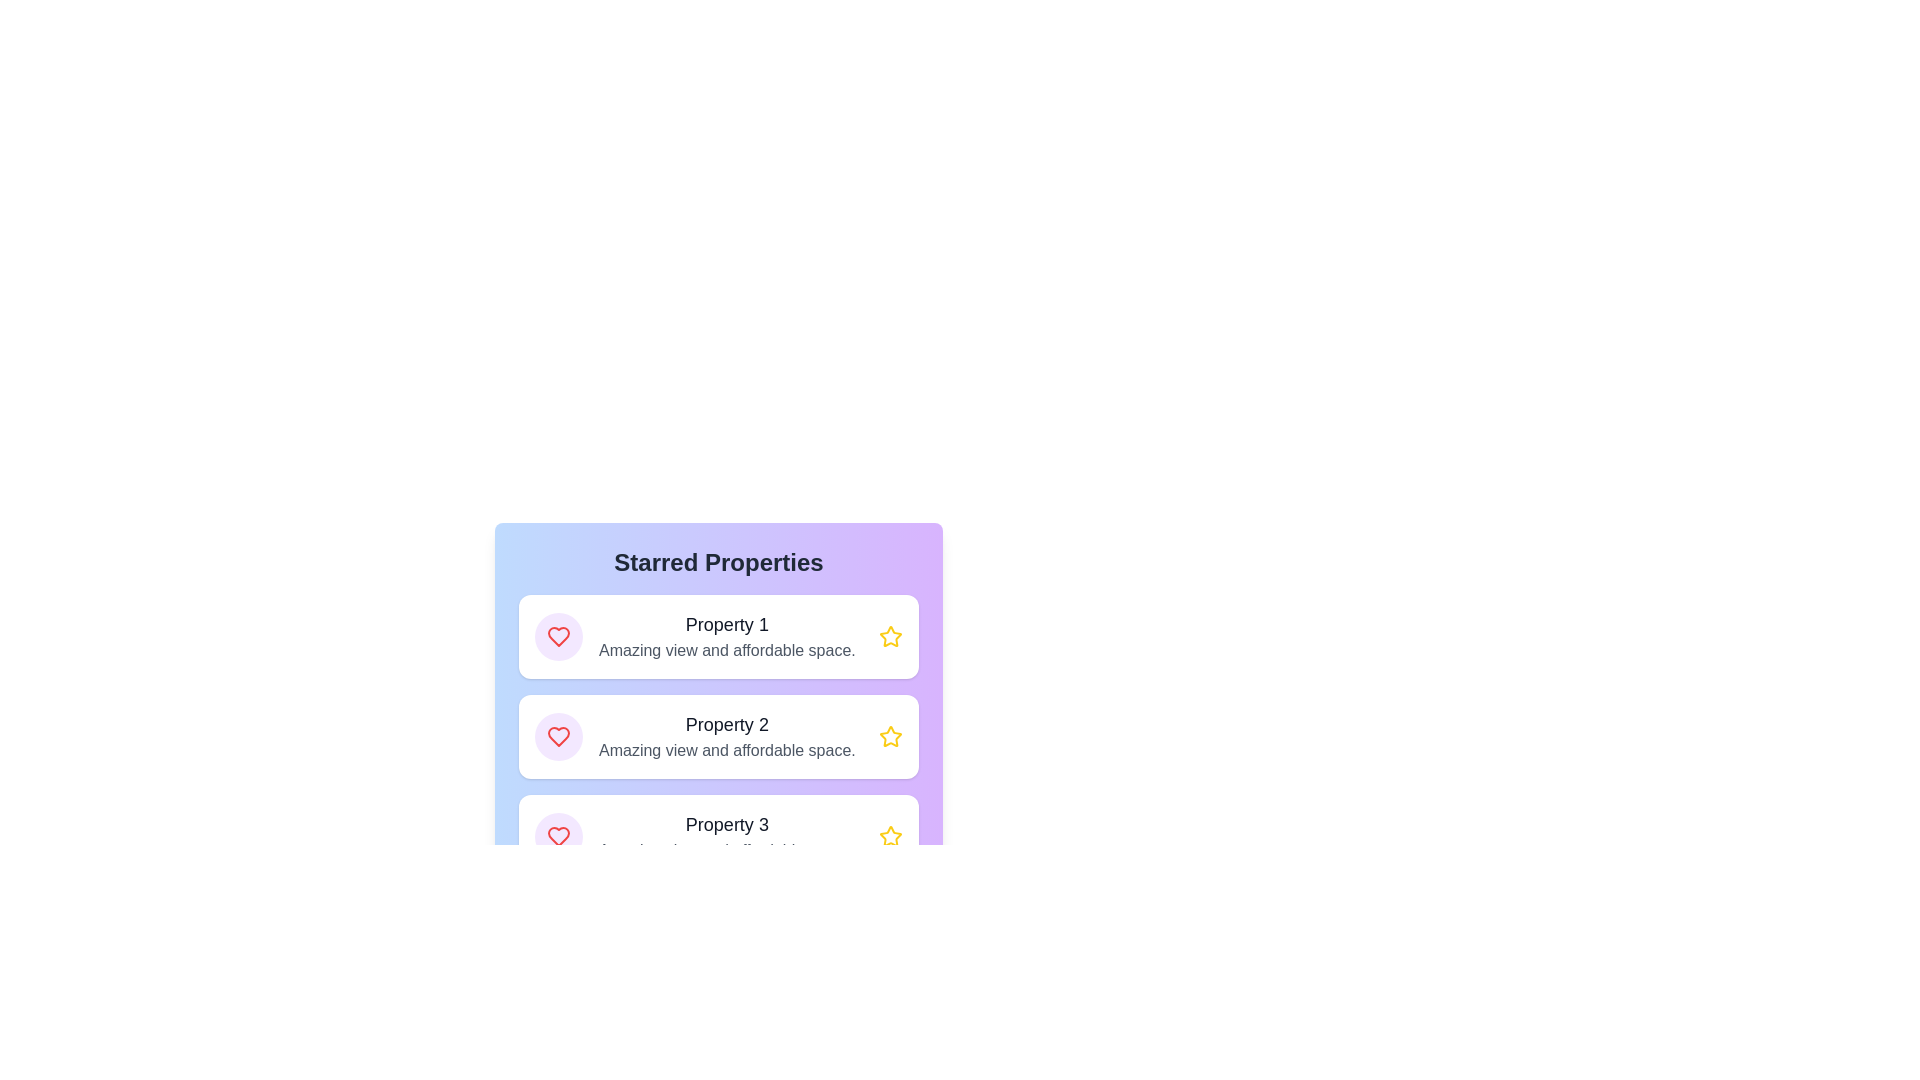  I want to click on the IconButton representing the 'favorite' or 'like' status for the second entry in the 'Starred Properties' list, which aligns with 'Property 2' and 'Amazing view and affordable space.', so click(558, 736).